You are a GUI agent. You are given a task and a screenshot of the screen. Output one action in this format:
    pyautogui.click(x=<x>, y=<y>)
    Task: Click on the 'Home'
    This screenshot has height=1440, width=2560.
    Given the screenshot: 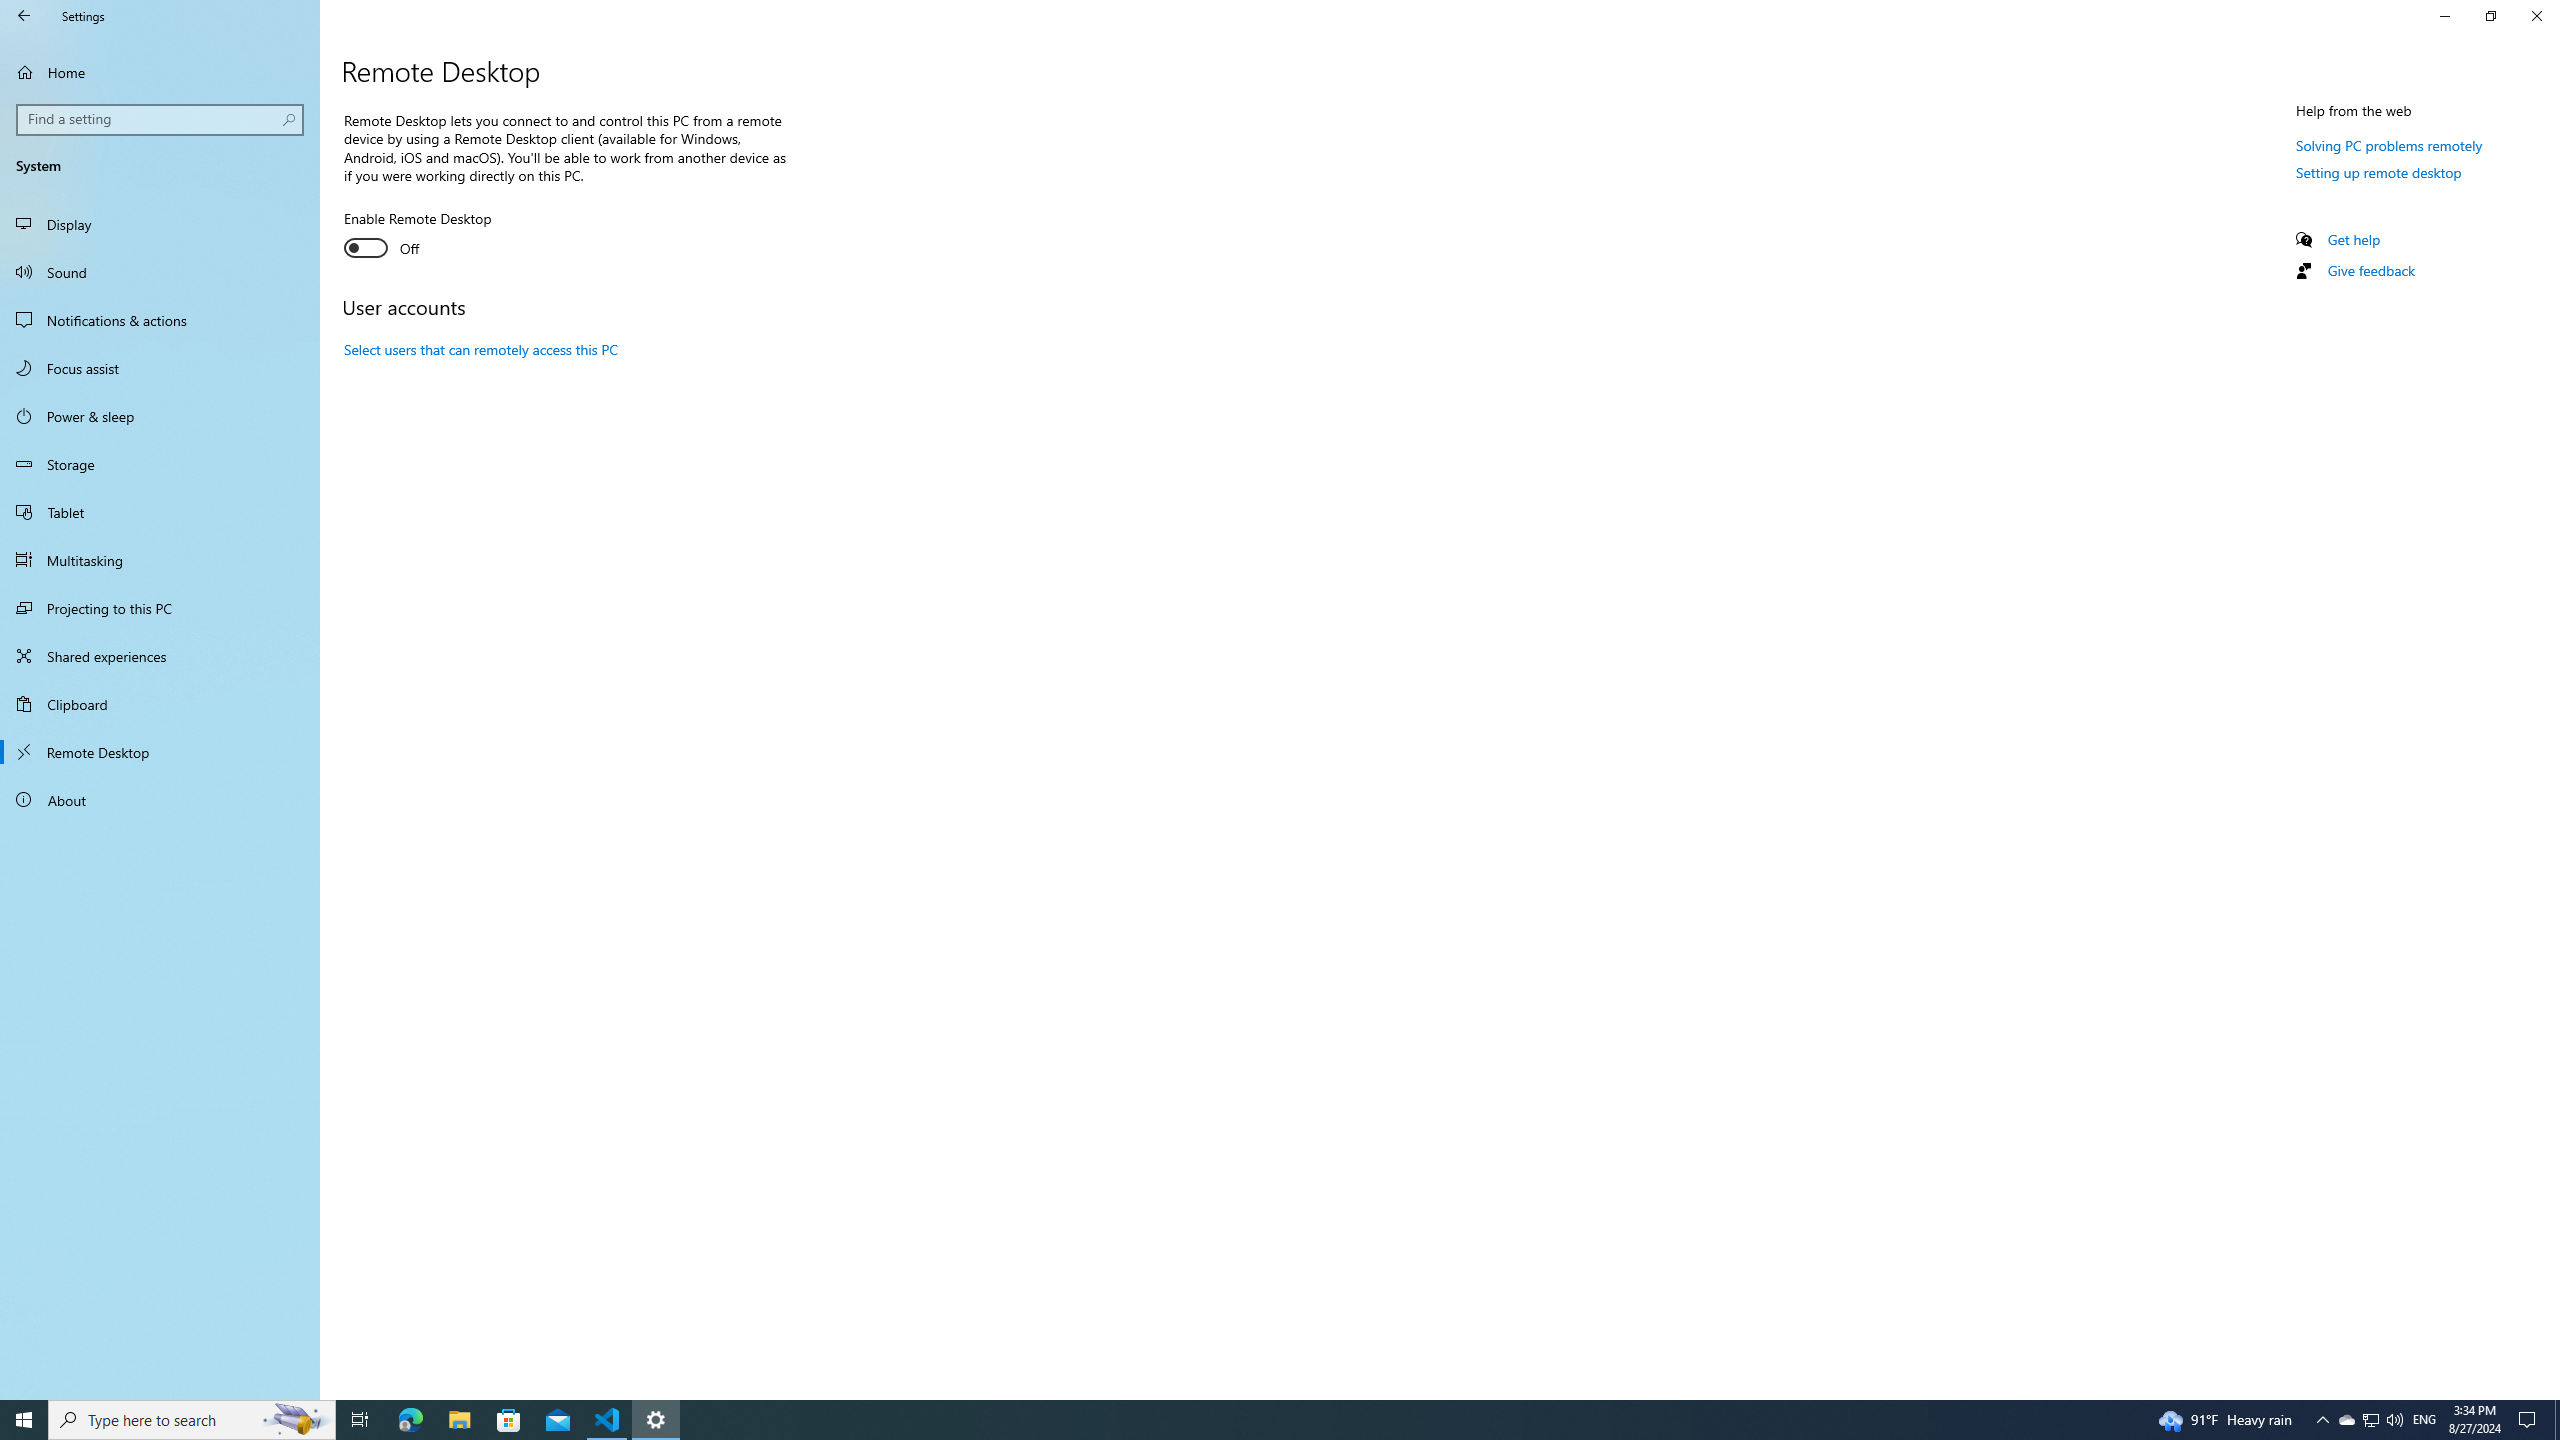 What is the action you would take?
    pyautogui.click(x=159, y=72)
    